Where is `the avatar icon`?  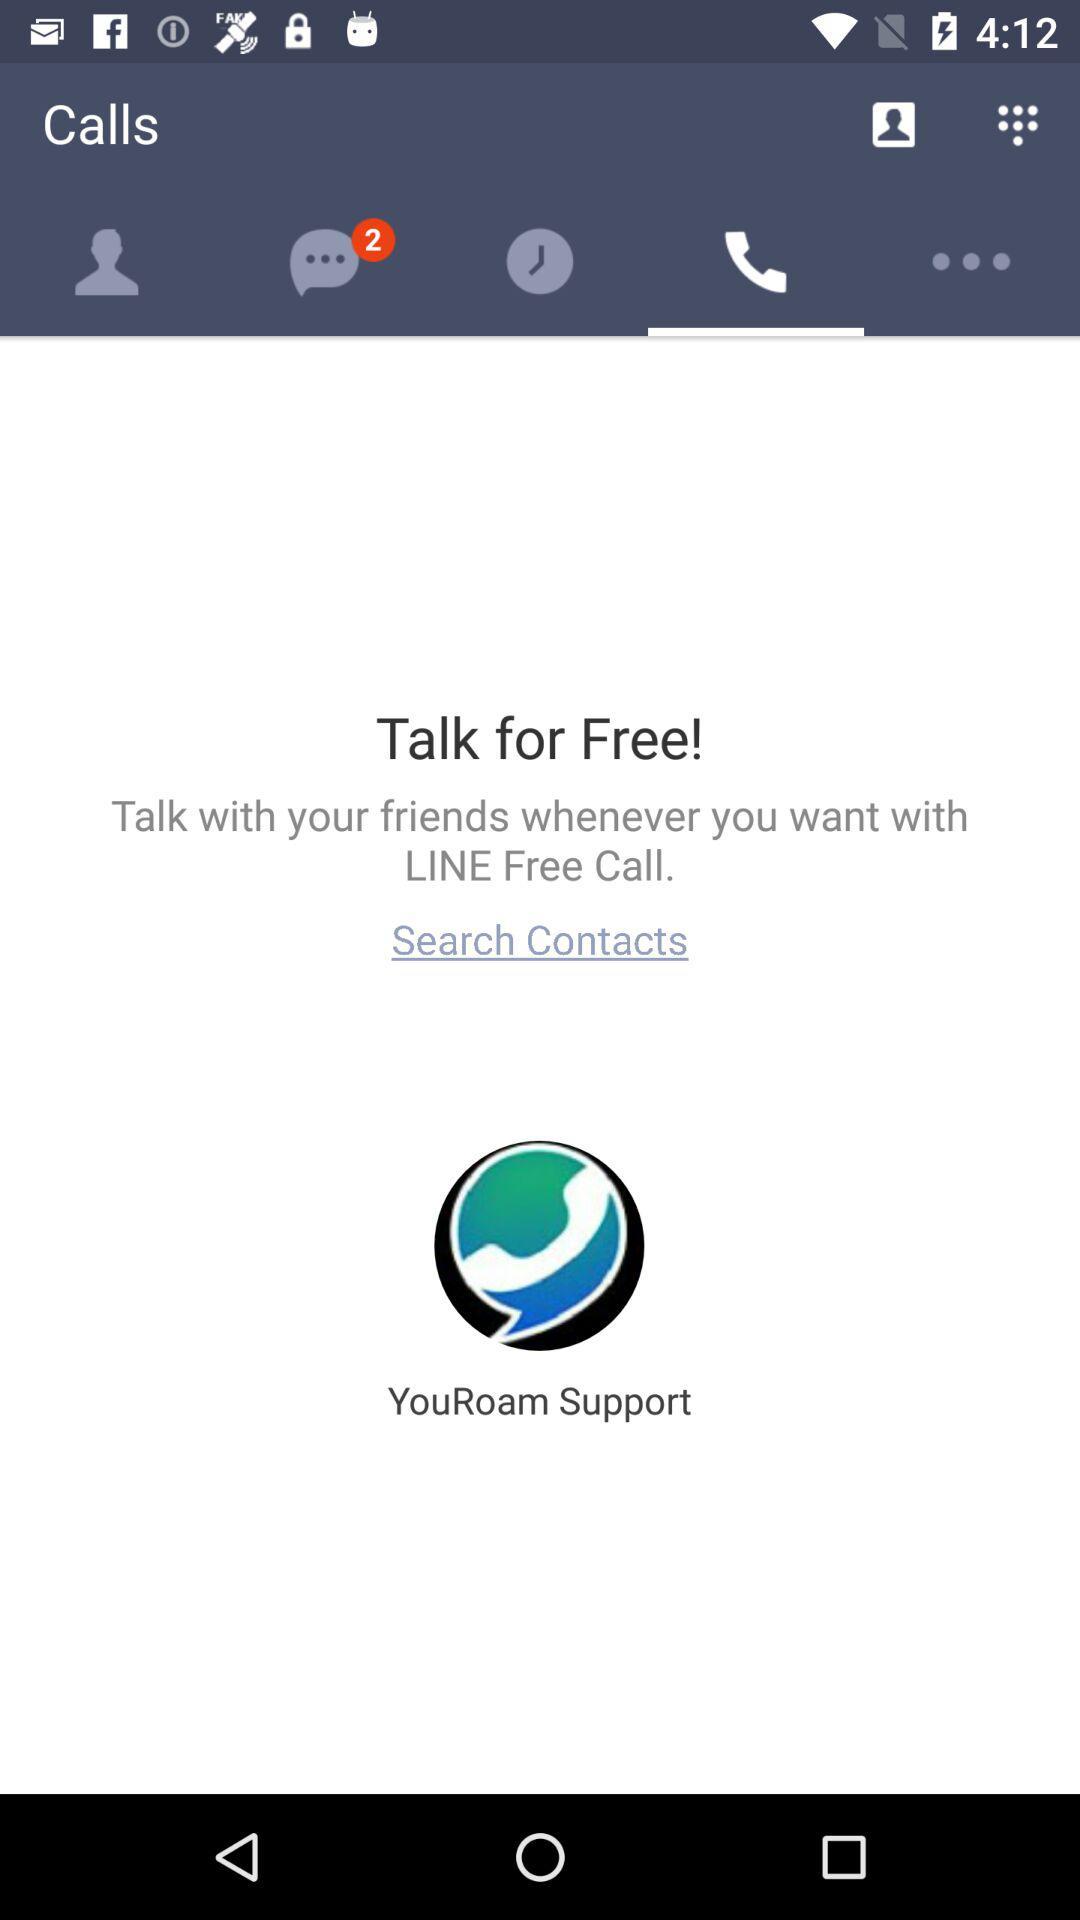 the avatar icon is located at coordinates (108, 261).